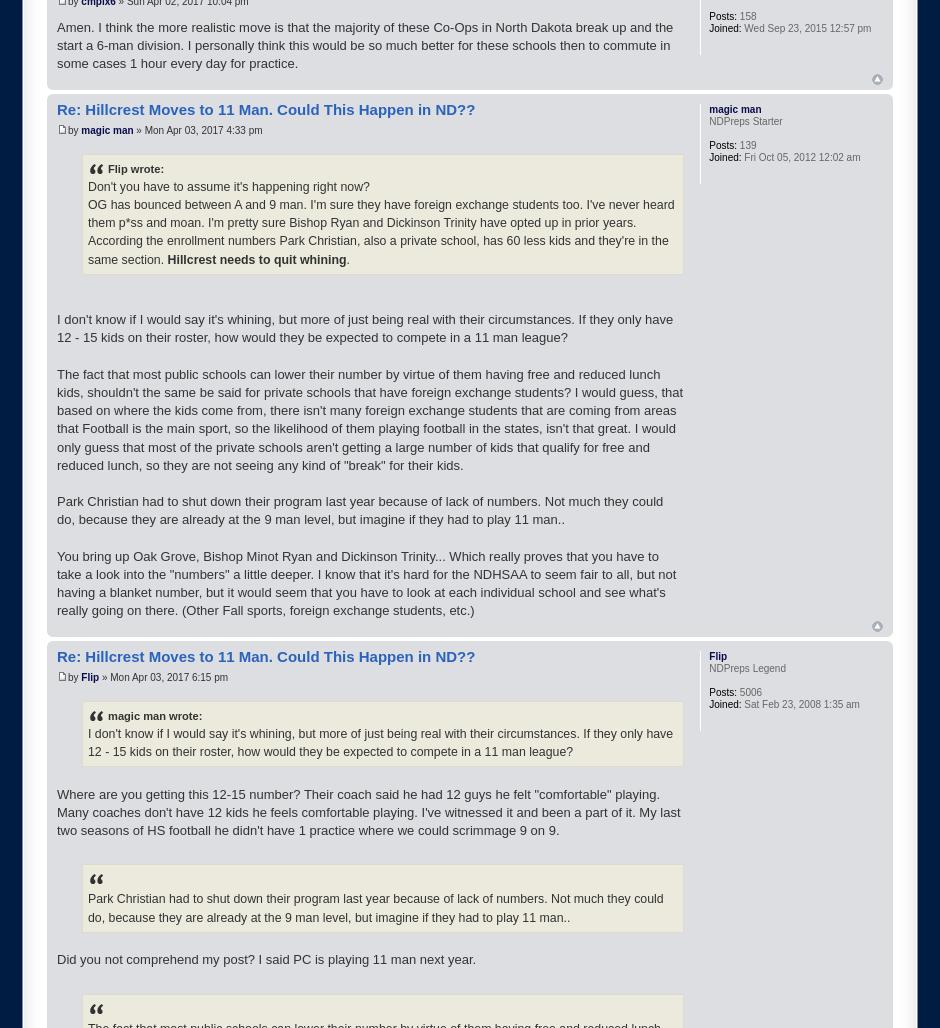 The height and width of the screenshot is (1028, 940). Describe the element at coordinates (800, 704) in the screenshot. I see `'Sat Feb 23, 2008 1:35 am'` at that location.